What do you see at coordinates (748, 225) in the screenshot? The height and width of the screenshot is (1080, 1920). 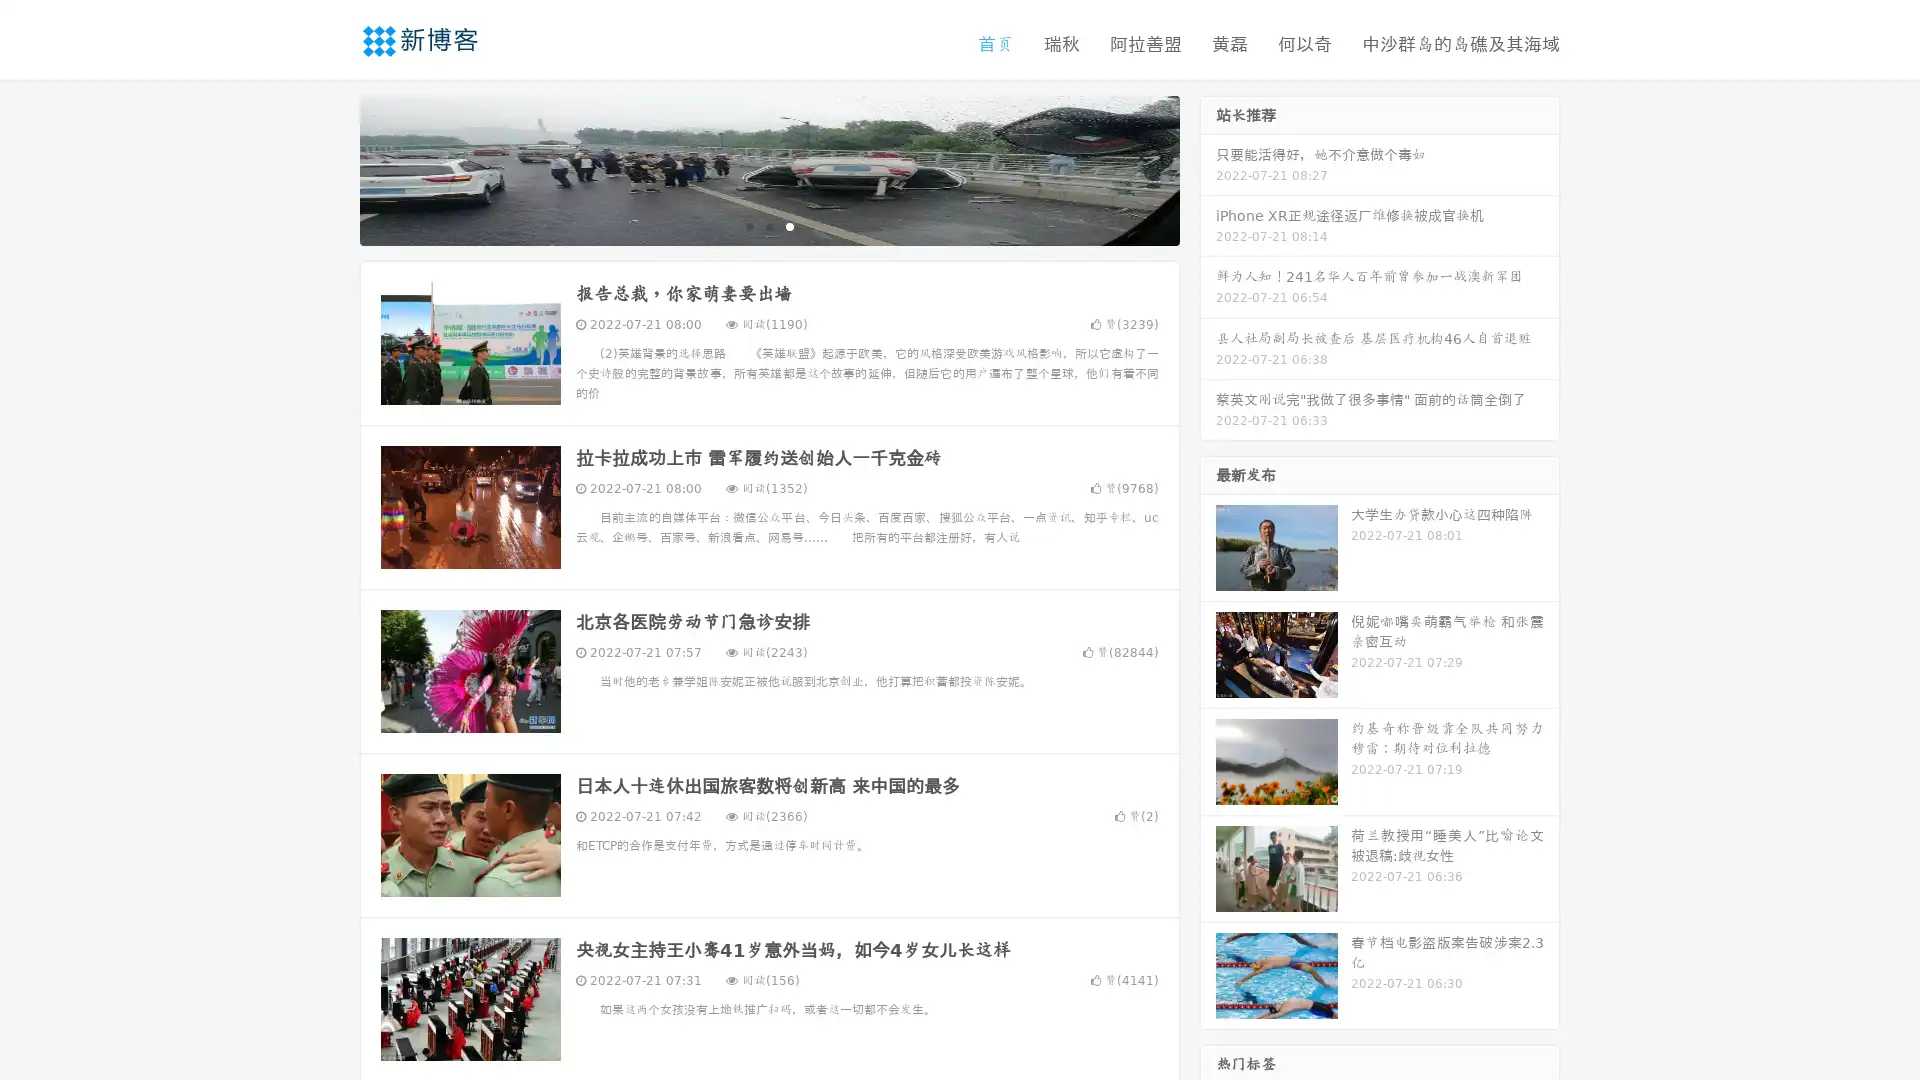 I see `Go to slide 1` at bounding box center [748, 225].